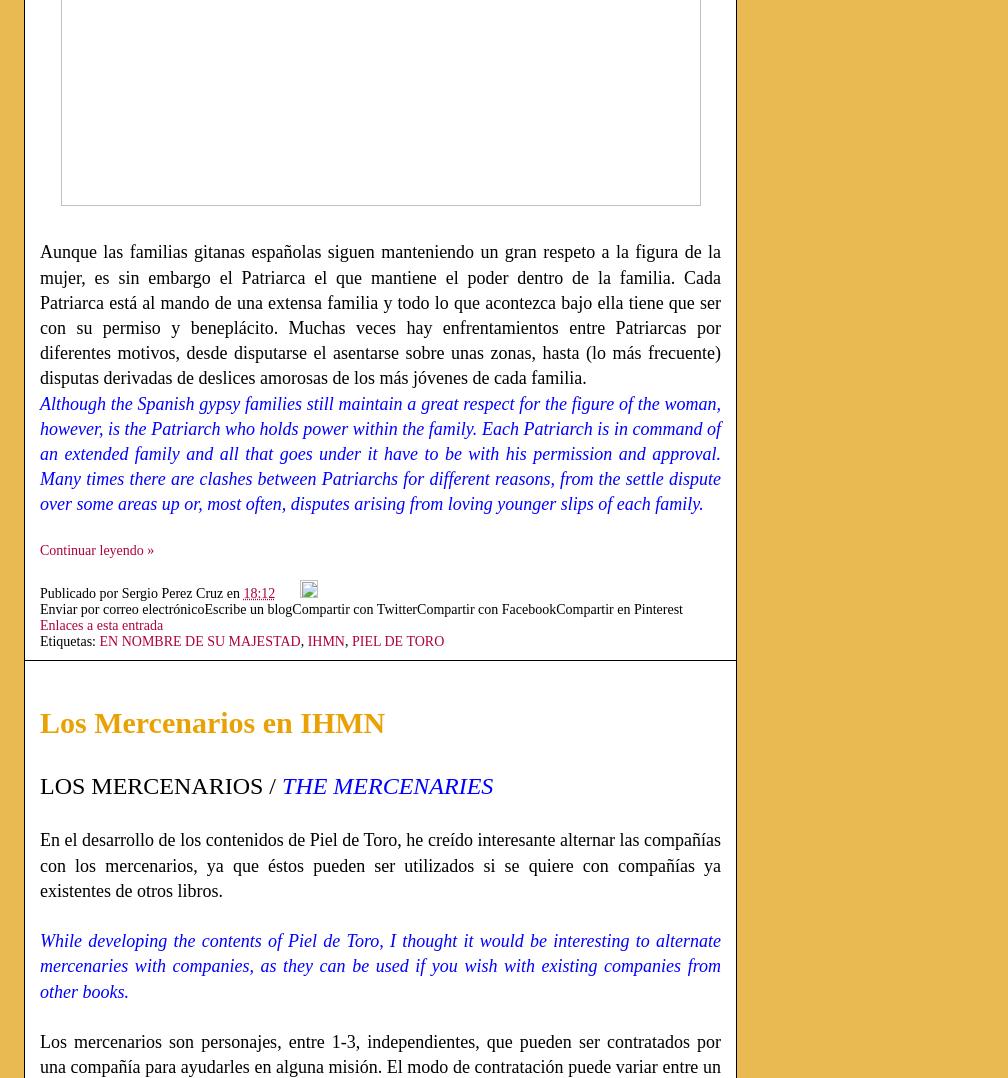  Describe the element at coordinates (212, 720) in the screenshot. I see `'Los Mercenarios en IHMN'` at that location.